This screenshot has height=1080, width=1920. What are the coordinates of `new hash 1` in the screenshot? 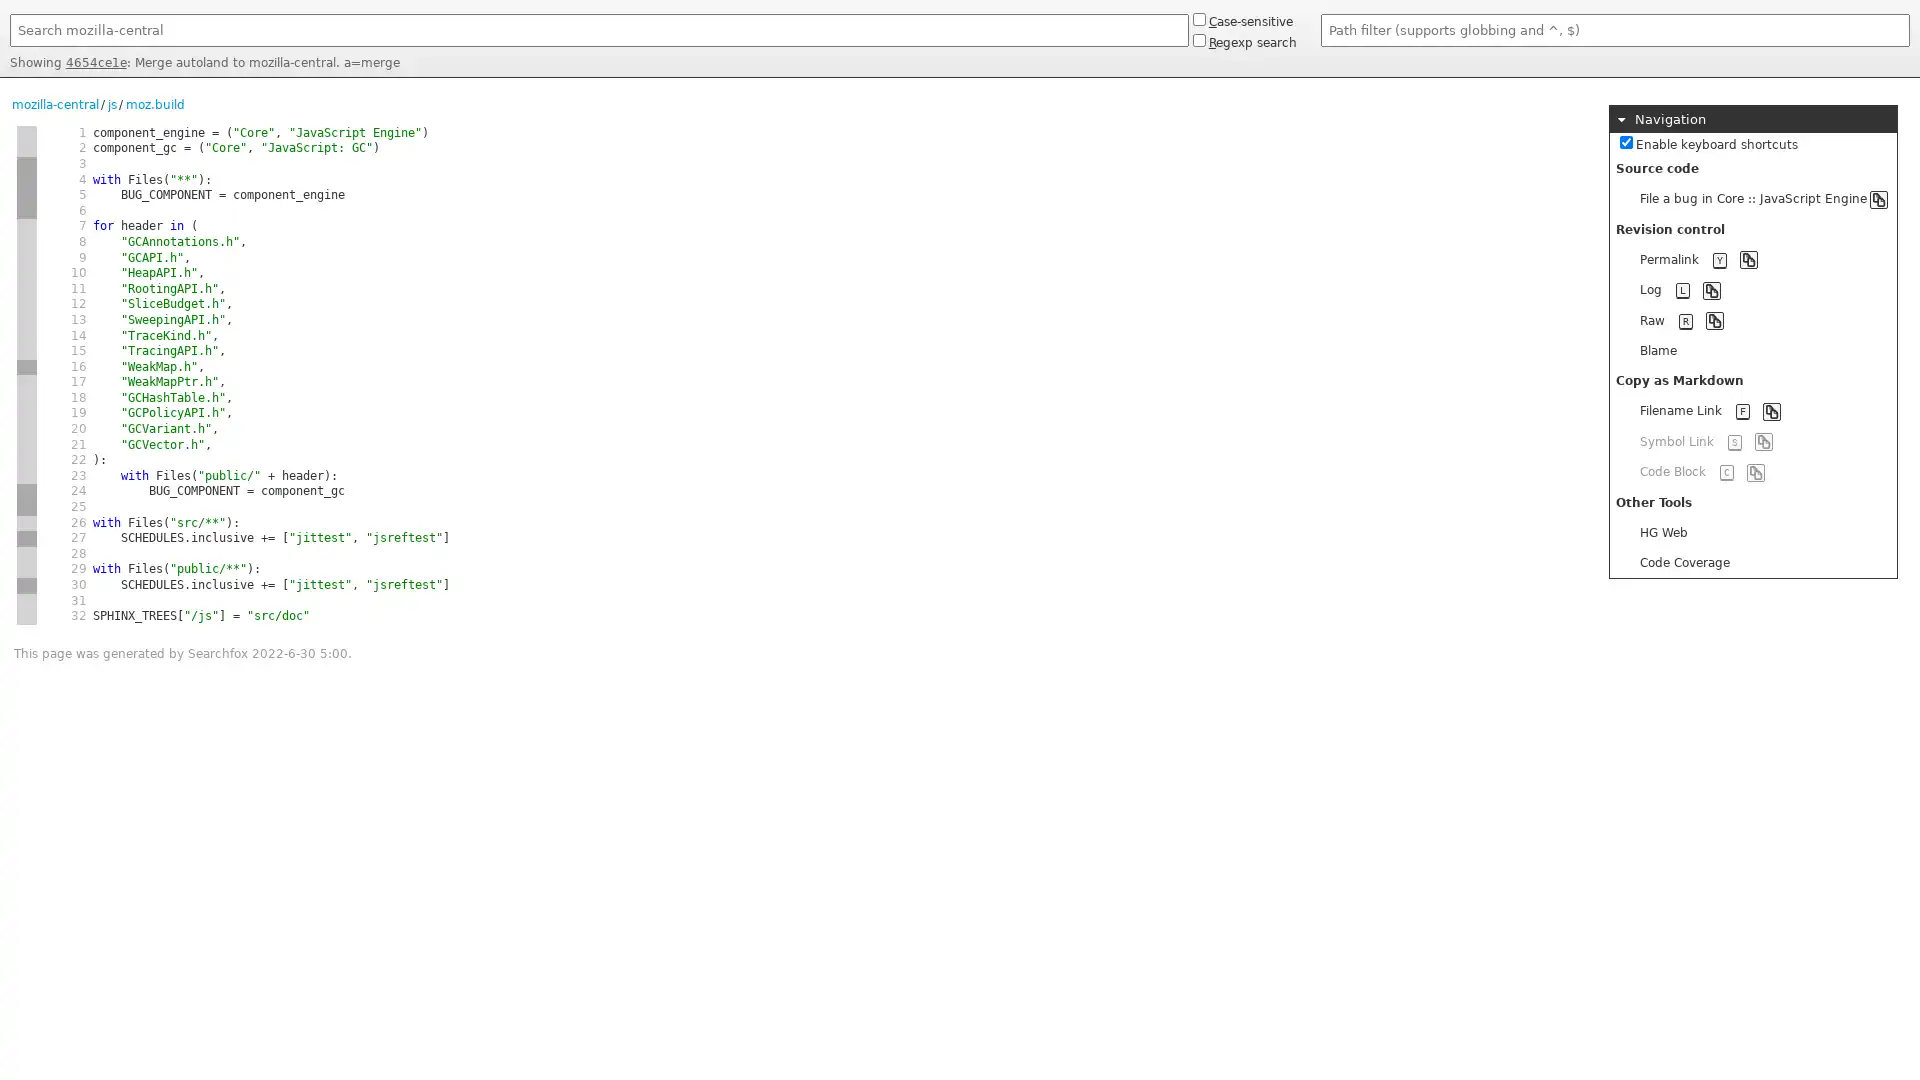 It's located at (27, 382).